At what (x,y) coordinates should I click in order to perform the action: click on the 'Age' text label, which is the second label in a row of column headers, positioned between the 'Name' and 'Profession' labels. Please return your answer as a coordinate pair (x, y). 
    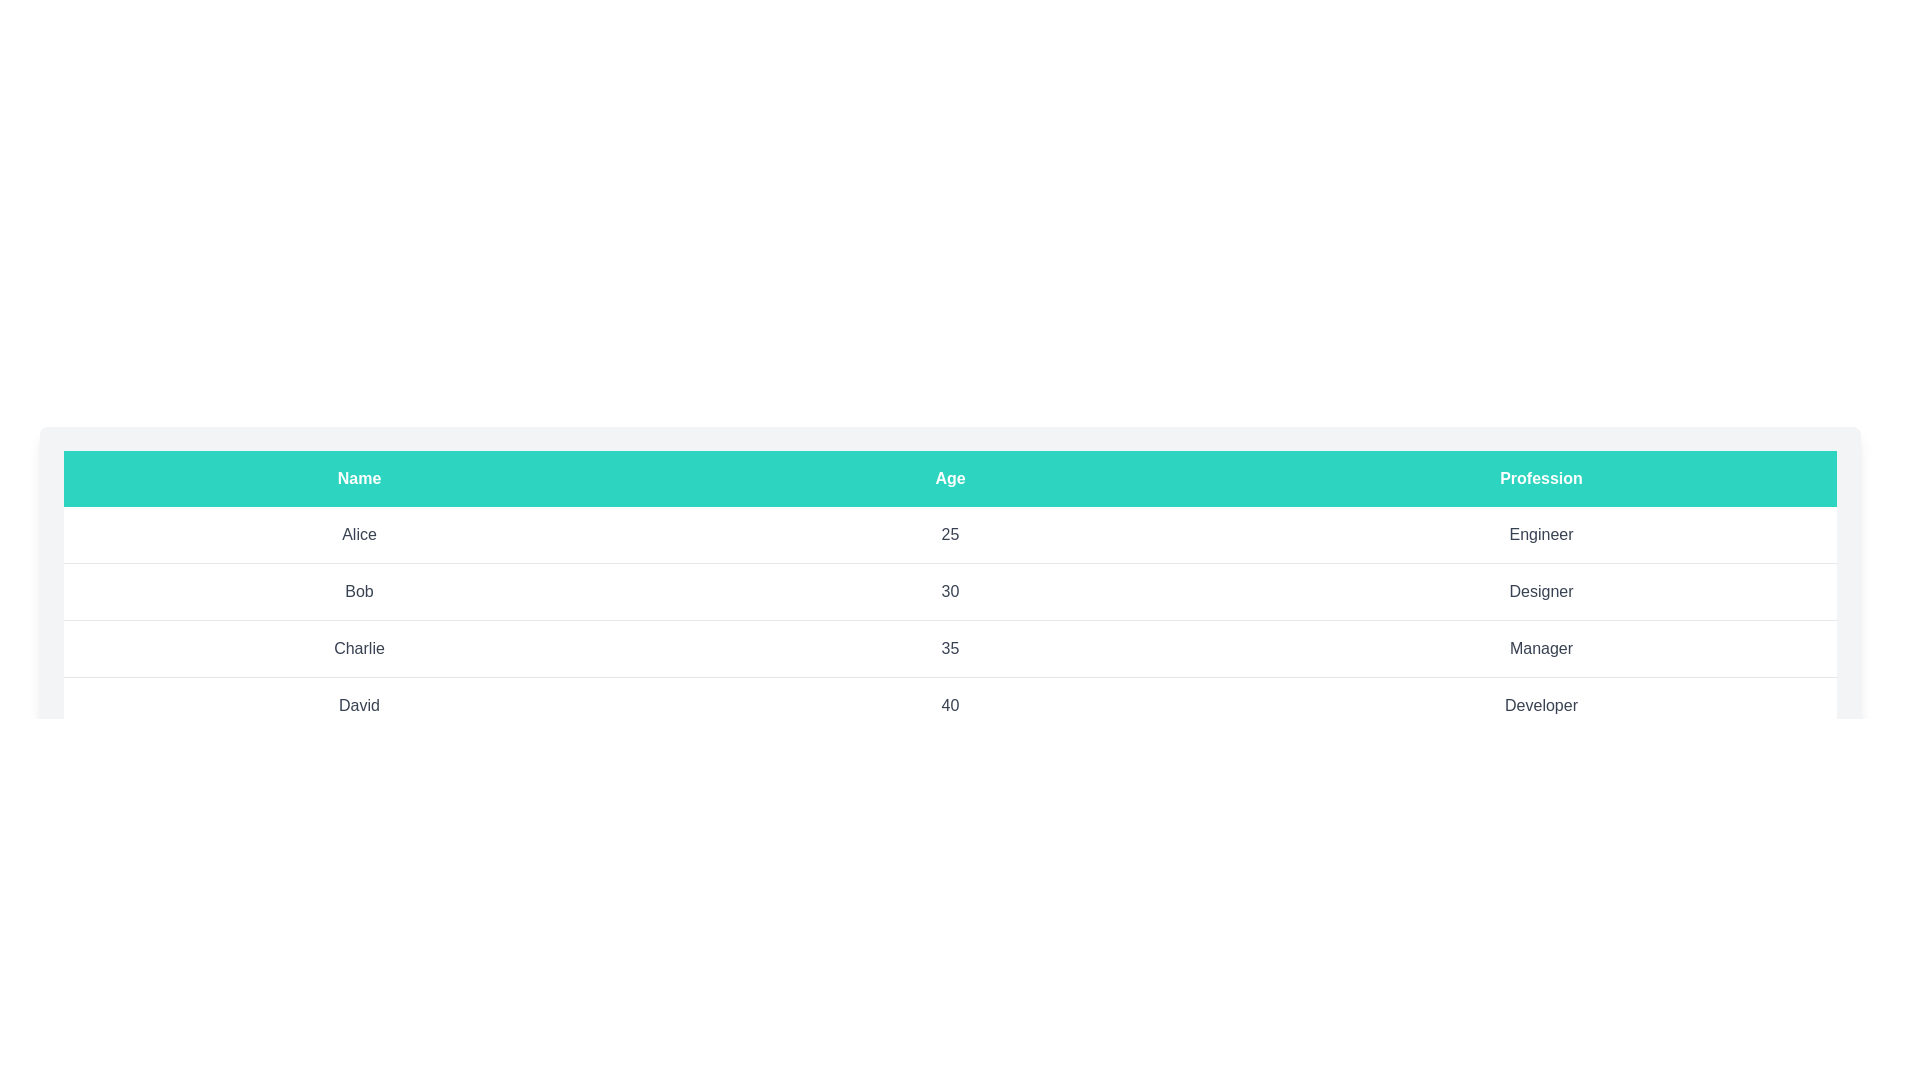
    Looking at the image, I should click on (949, 478).